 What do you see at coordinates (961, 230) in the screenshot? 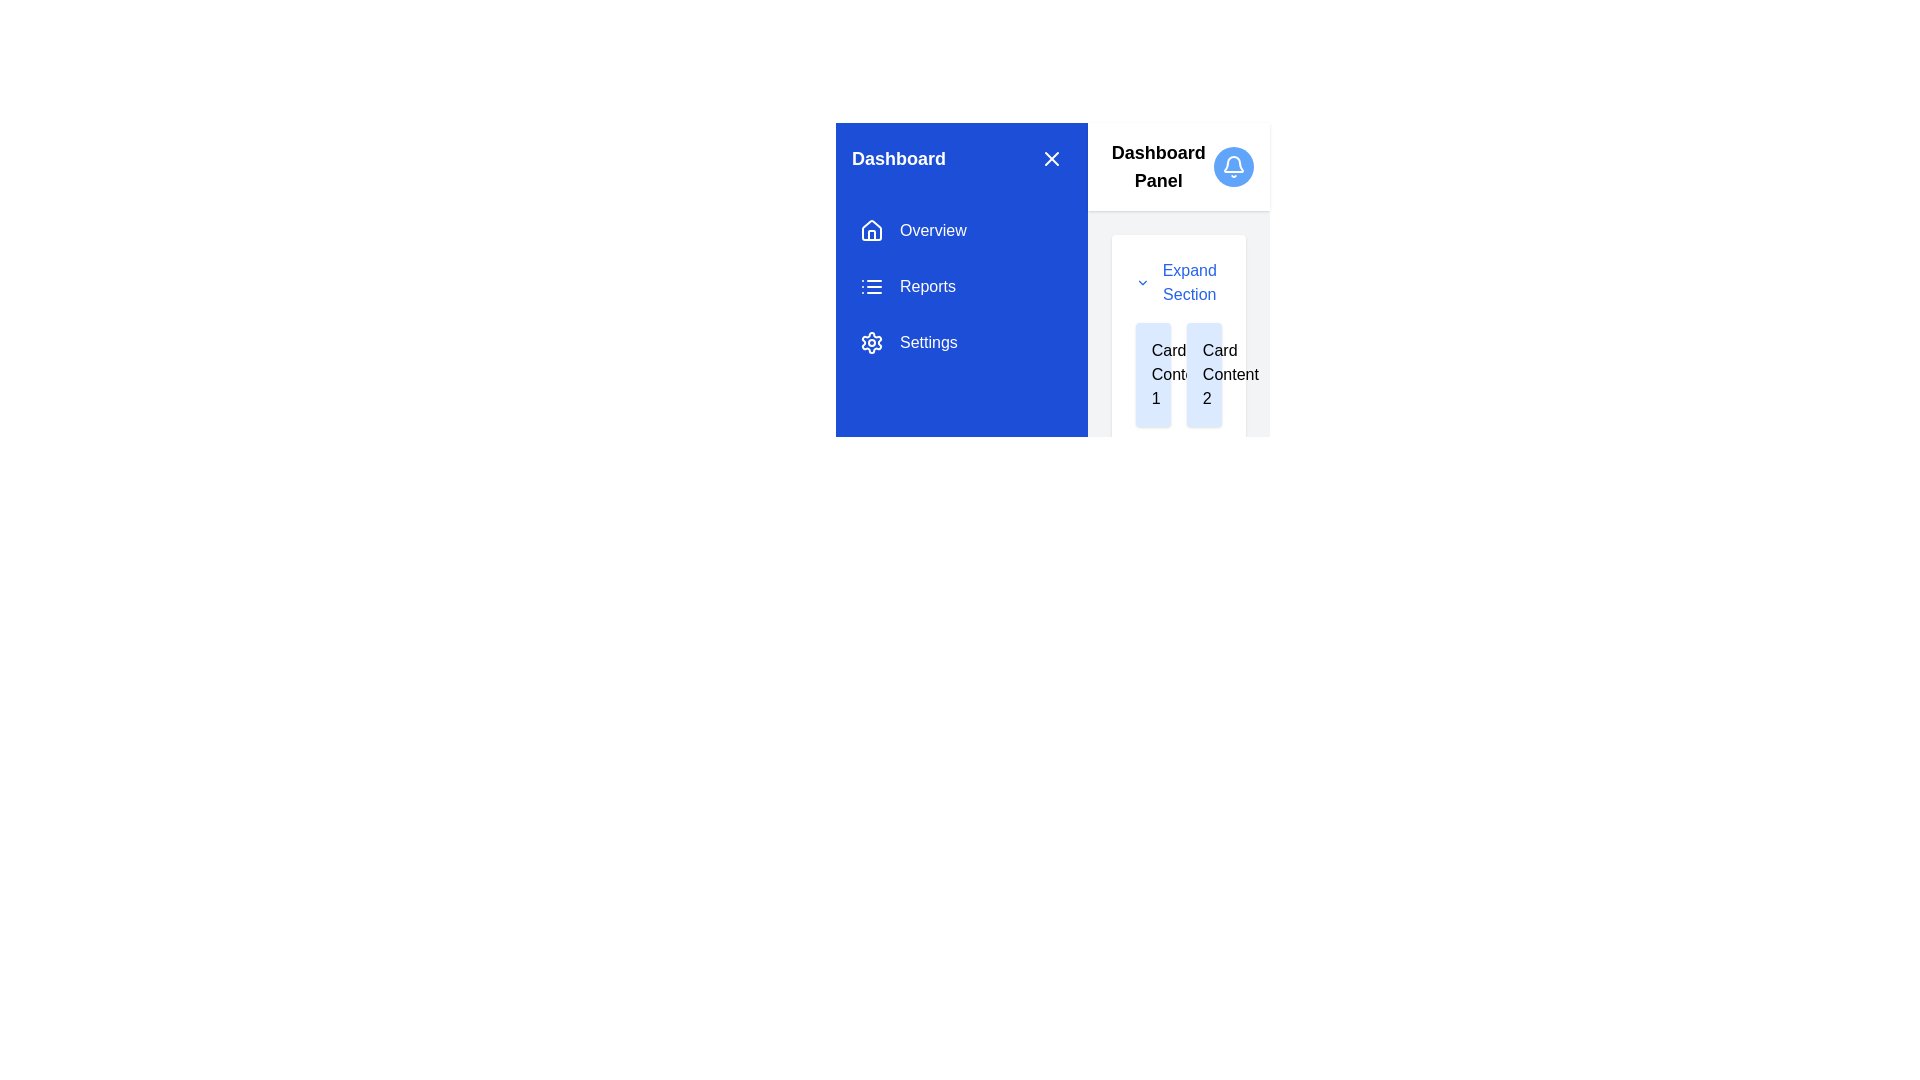
I see `the 'Overview' button in the vertical menu on the left panel` at bounding box center [961, 230].